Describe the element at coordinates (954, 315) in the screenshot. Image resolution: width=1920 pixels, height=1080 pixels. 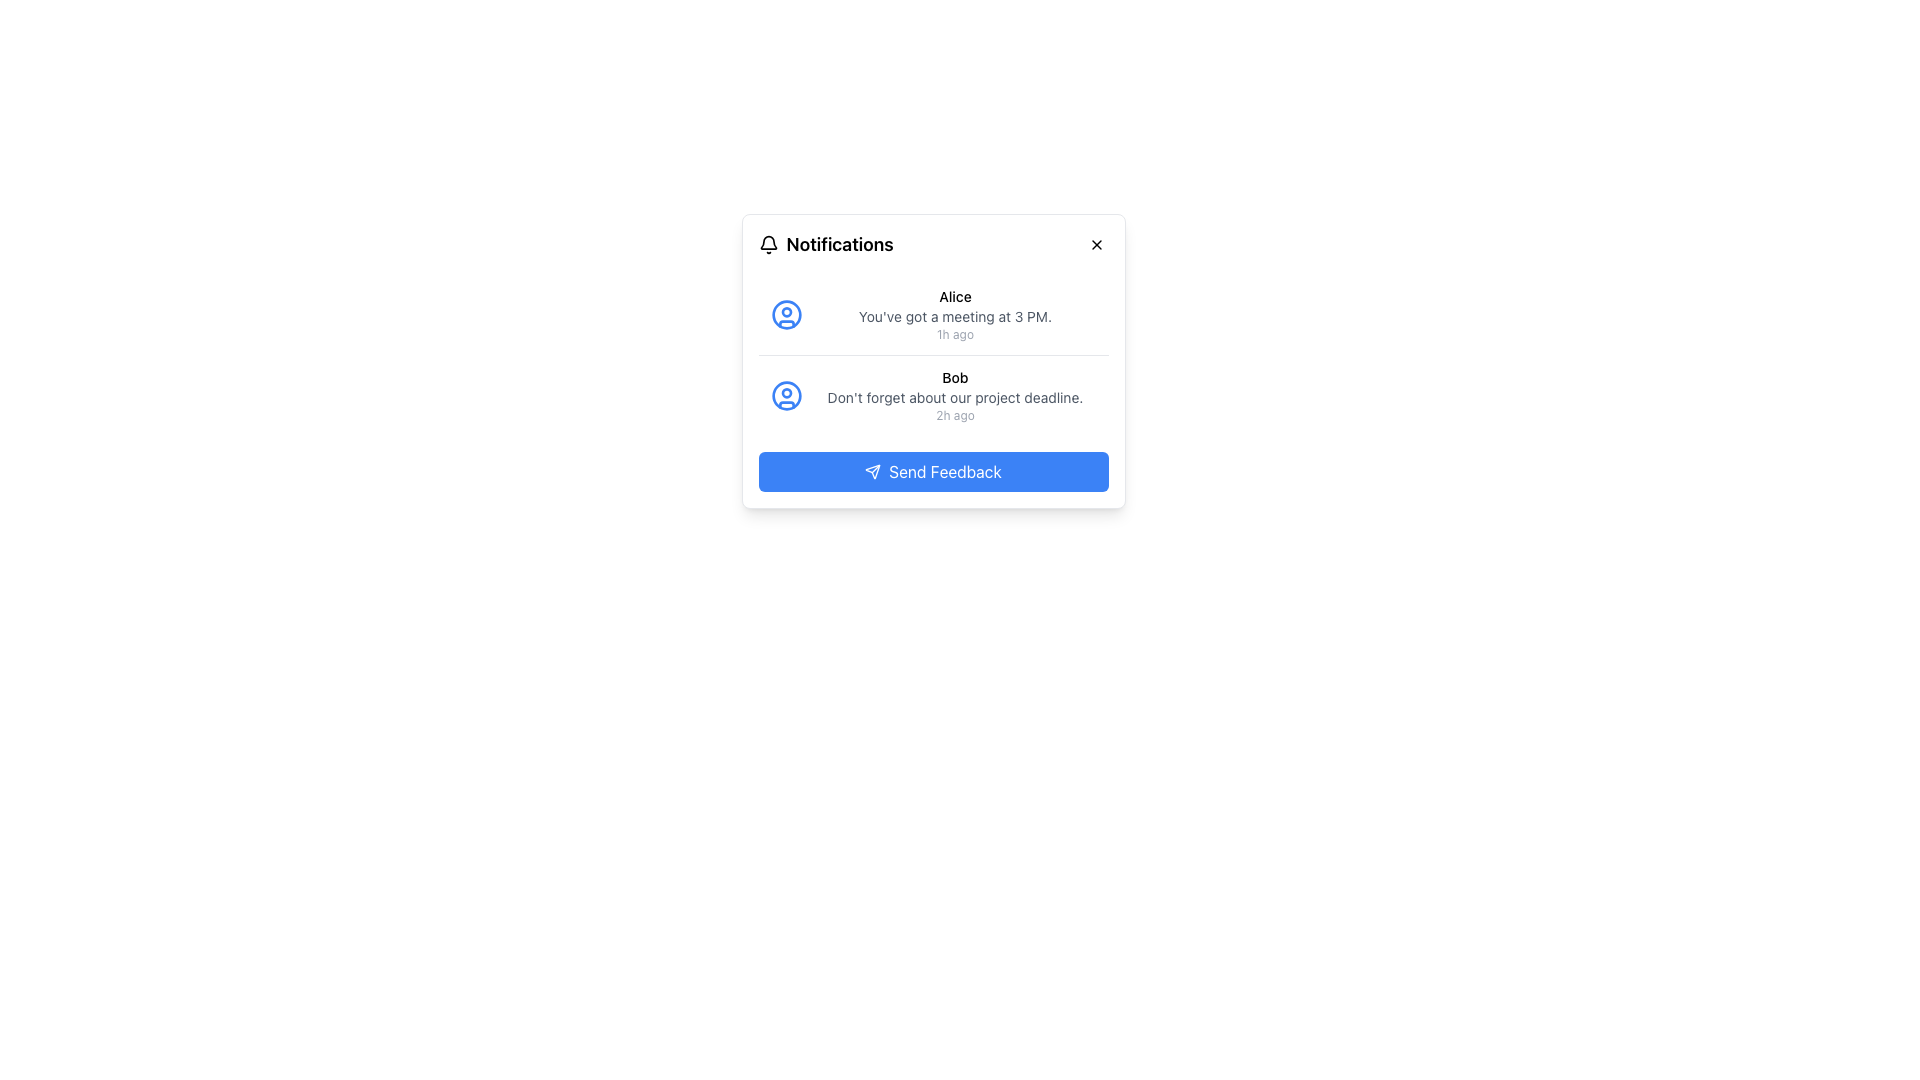
I see `the notification list item featuring 'Alice' with the message 'You've got a meeting at 3 PM.'` at that location.